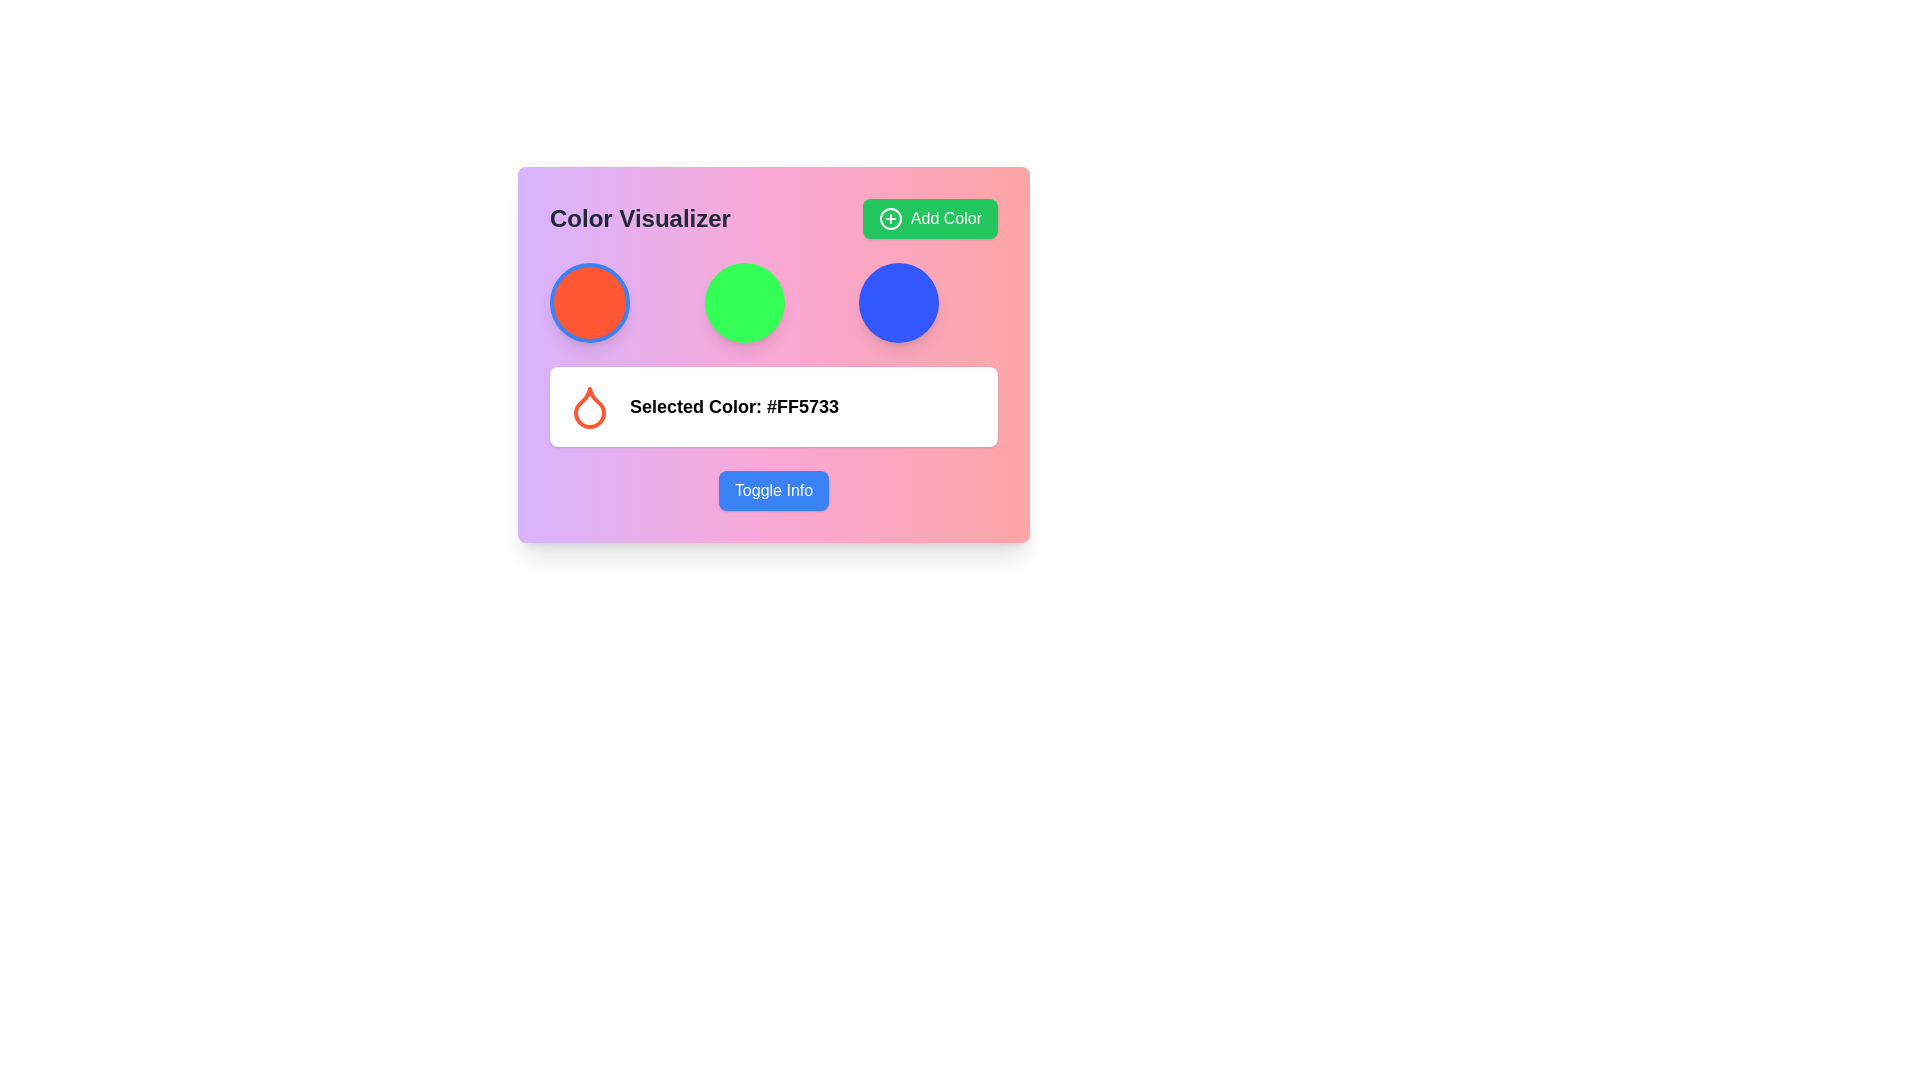 This screenshot has width=1920, height=1080. What do you see at coordinates (733, 406) in the screenshot?
I see `the static text label displaying the currently selected color's name and hexadecimal code, located to the right of a red droplet-shaped icon` at bounding box center [733, 406].